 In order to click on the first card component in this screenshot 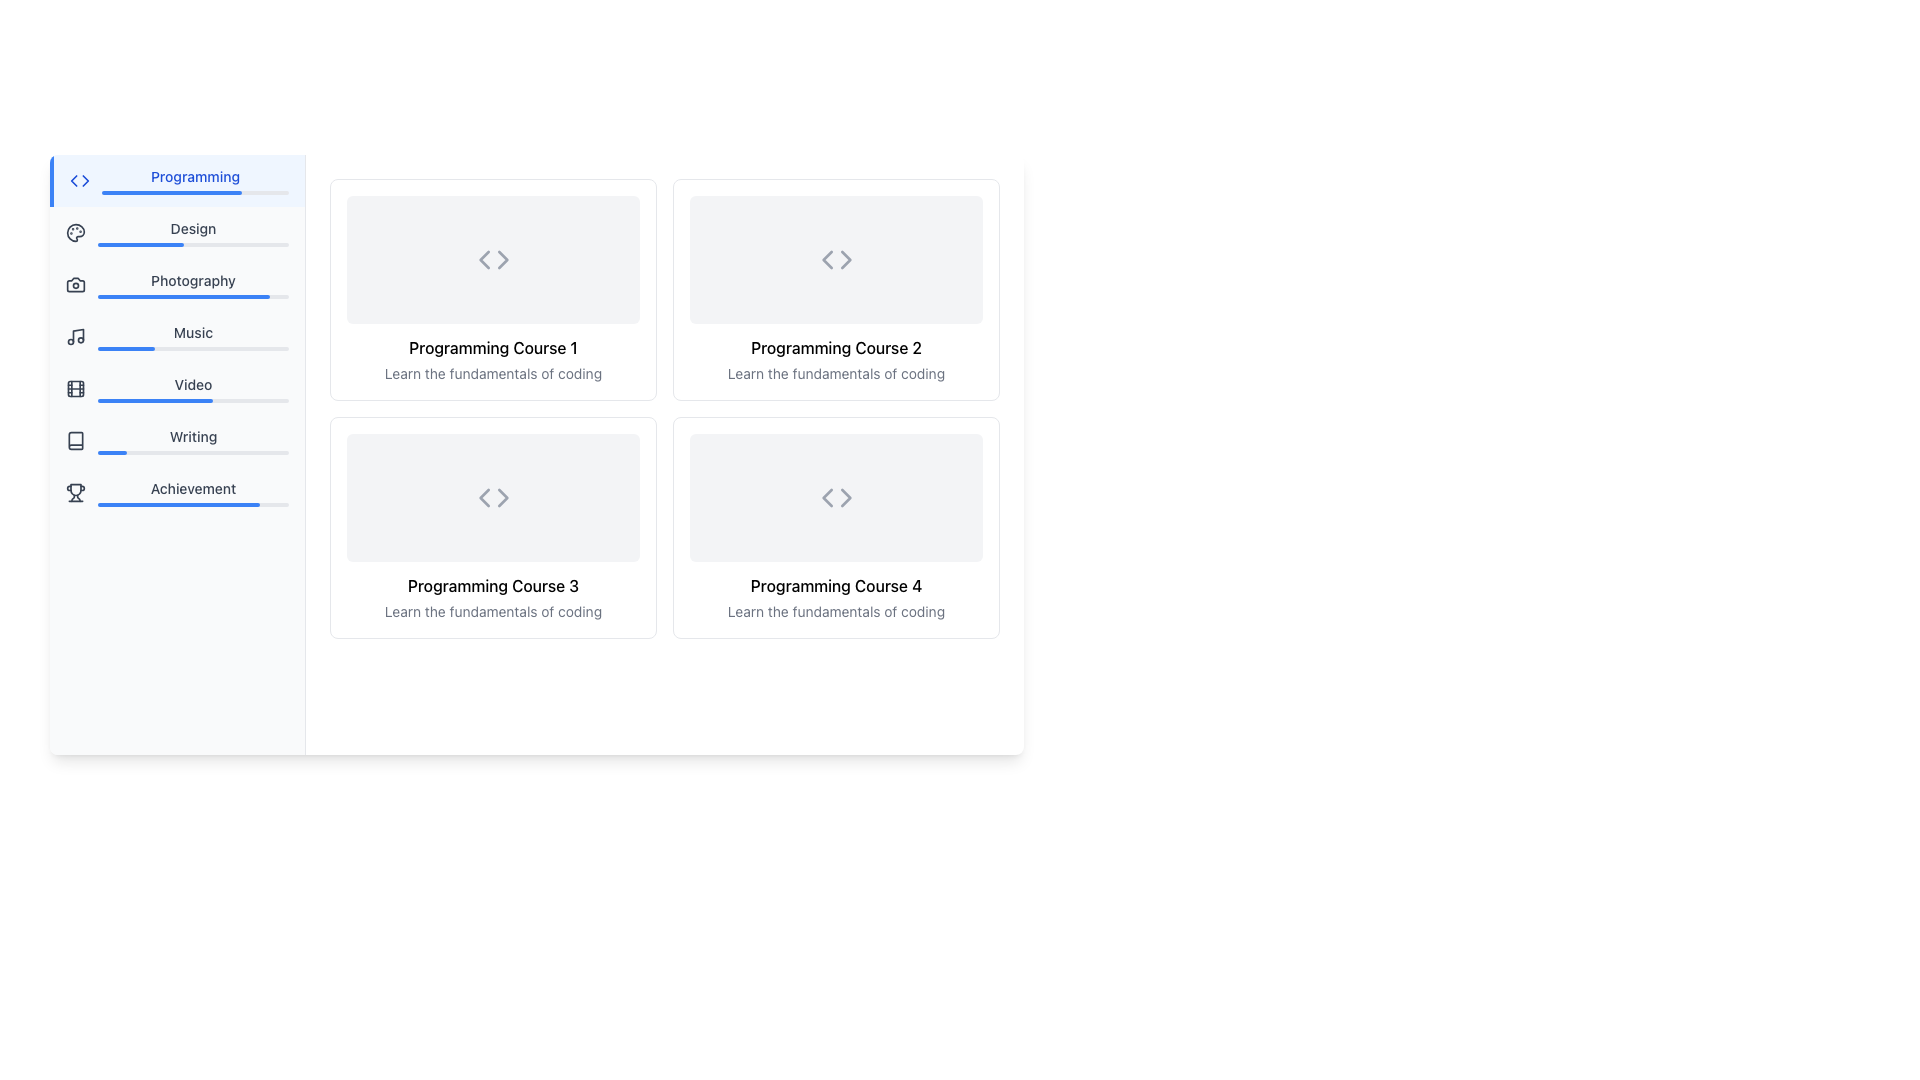, I will do `click(493, 289)`.